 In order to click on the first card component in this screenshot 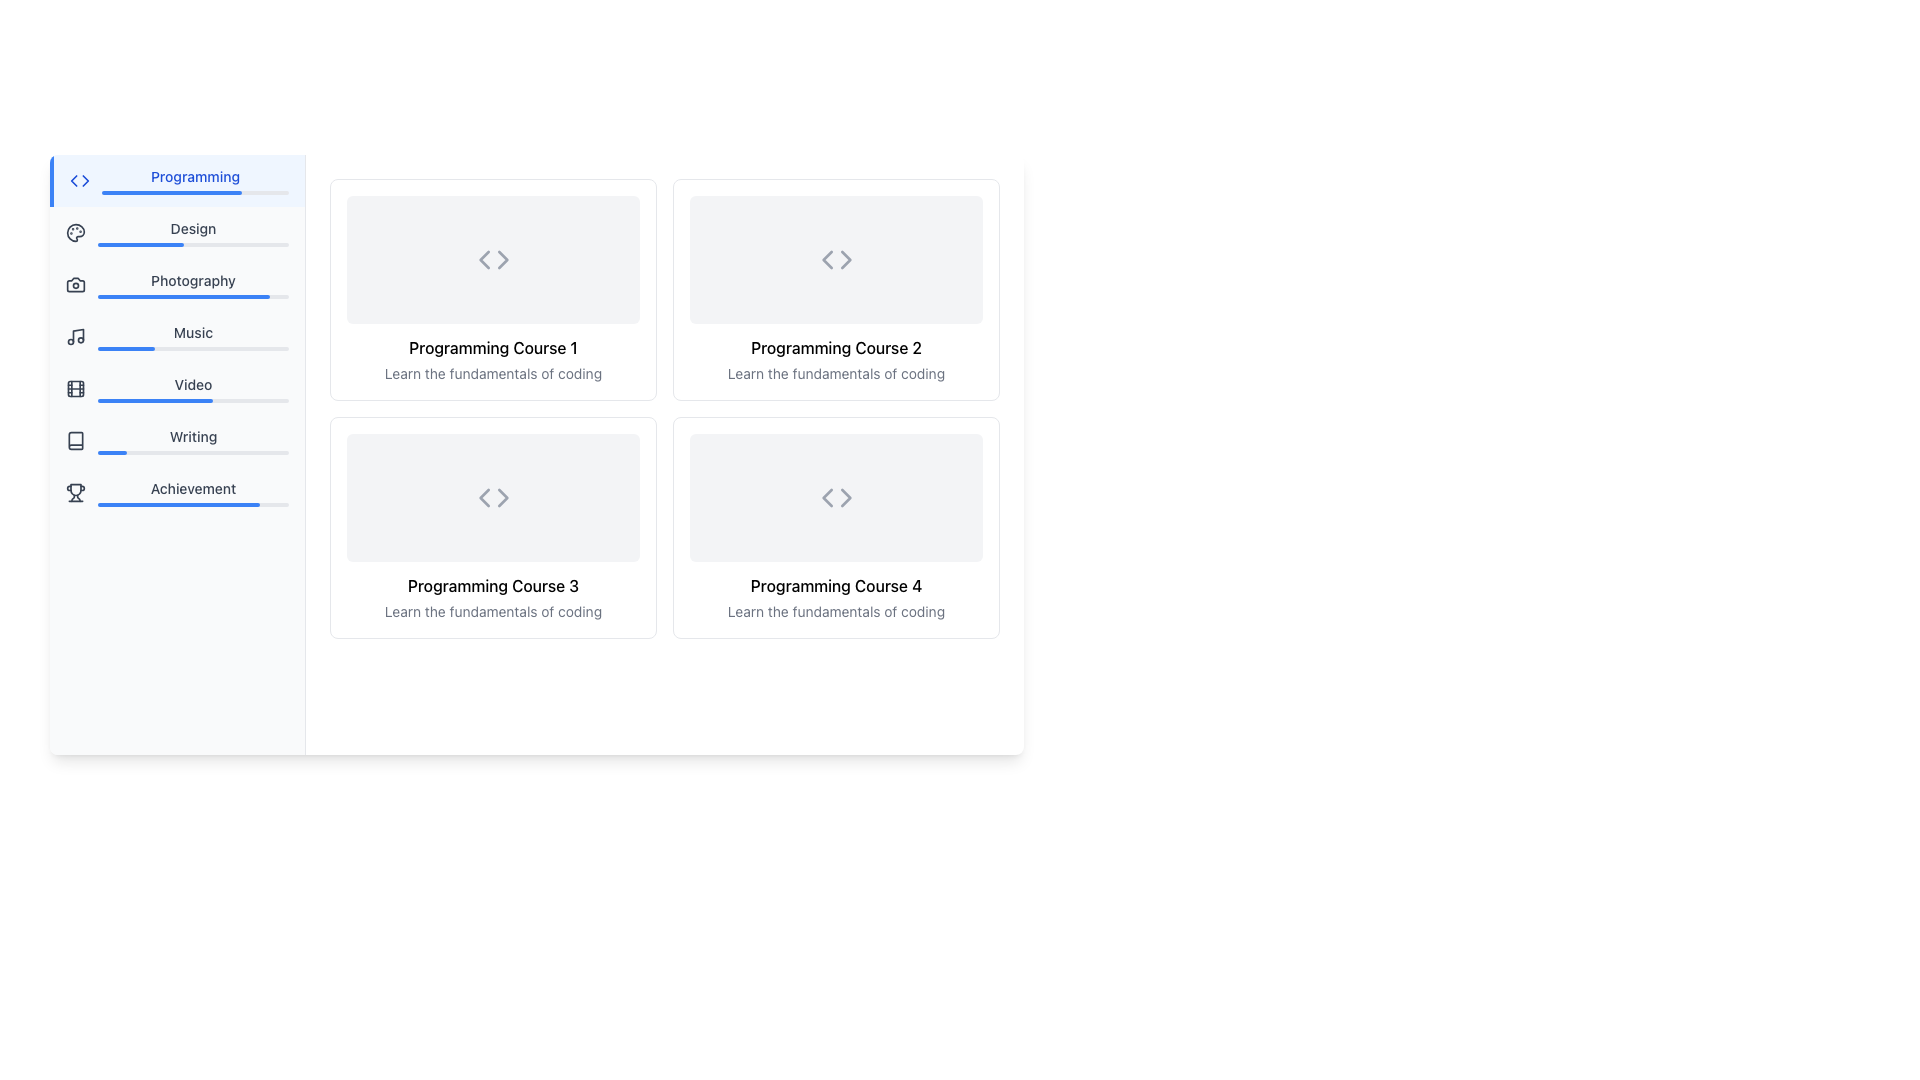, I will do `click(493, 289)`.